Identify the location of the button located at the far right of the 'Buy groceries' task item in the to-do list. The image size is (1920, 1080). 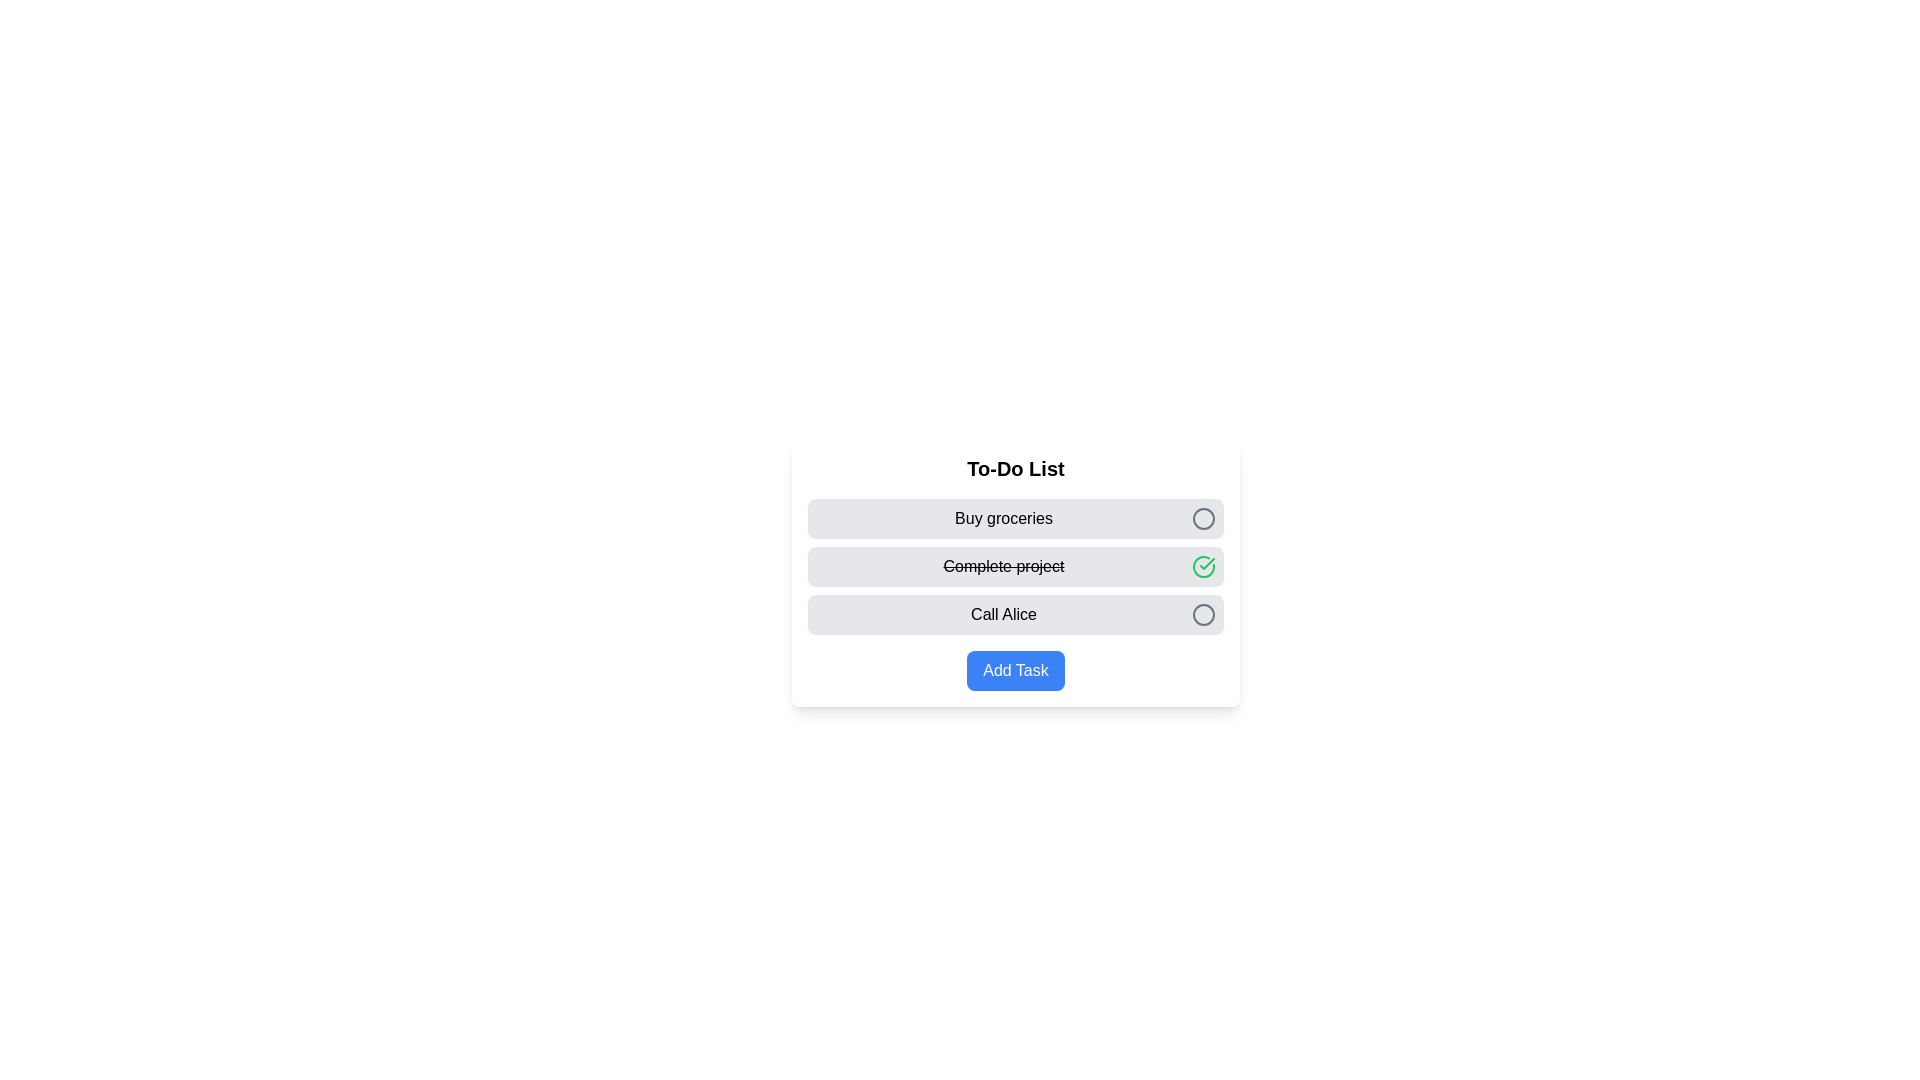
(1203, 518).